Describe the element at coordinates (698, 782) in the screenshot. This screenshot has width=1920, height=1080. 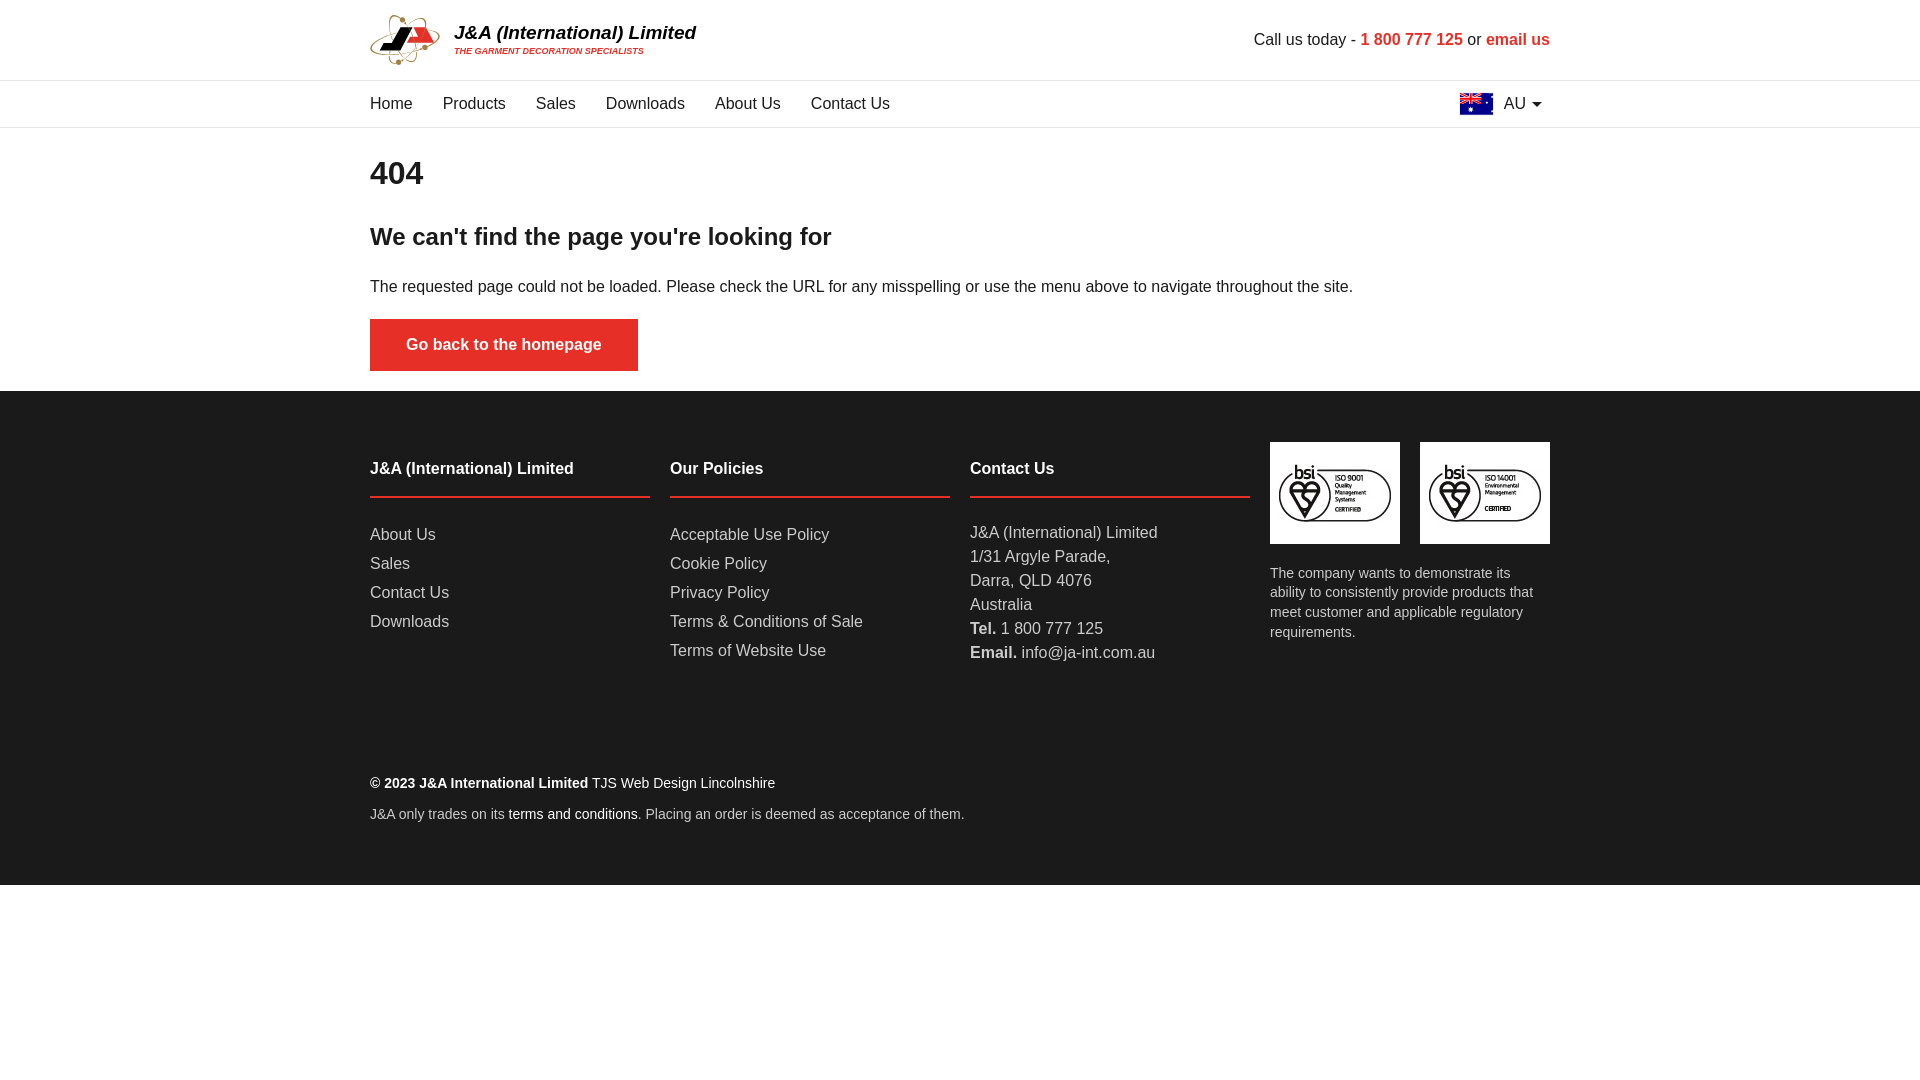
I see `'Web Design Lincolnshire'` at that location.